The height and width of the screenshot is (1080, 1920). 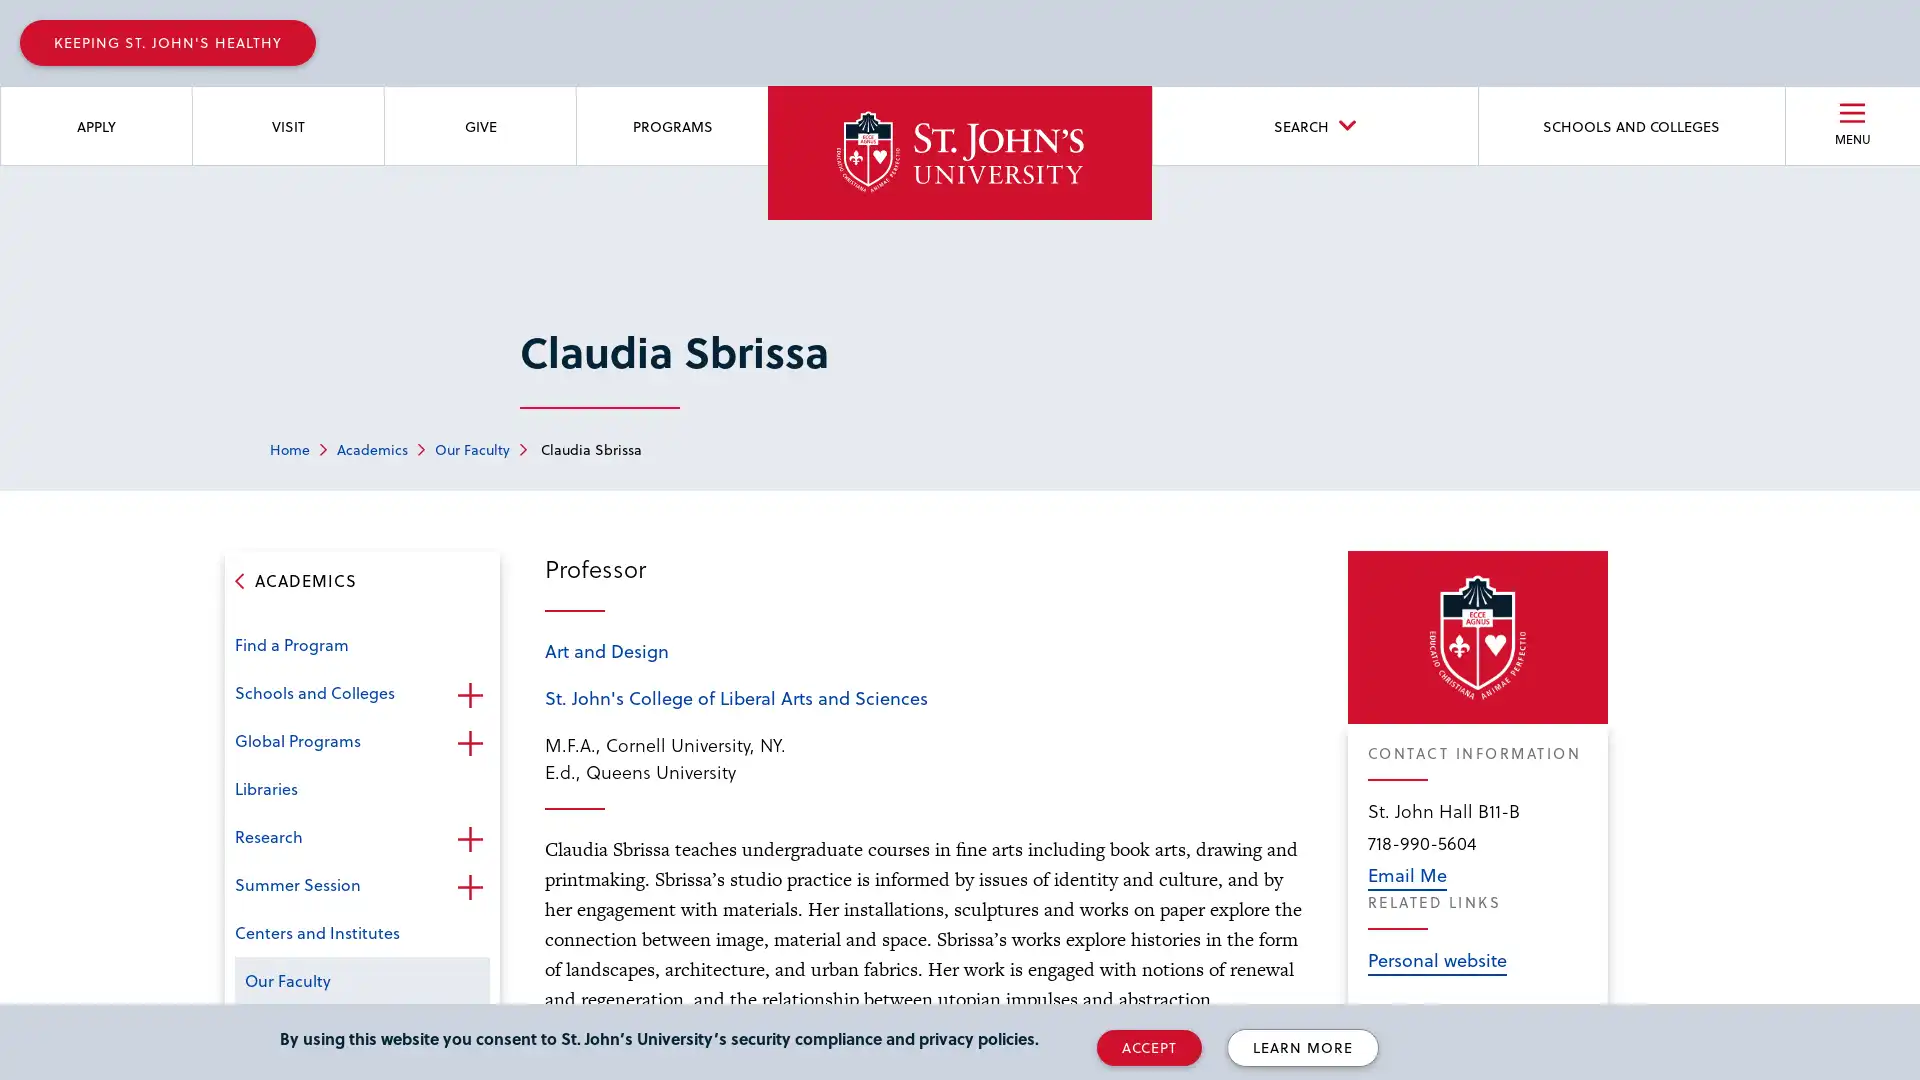 What do you see at coordinates (469, 743) in the screenshot?
I see `Open the sub-menu` at bounding box center [469, 743].